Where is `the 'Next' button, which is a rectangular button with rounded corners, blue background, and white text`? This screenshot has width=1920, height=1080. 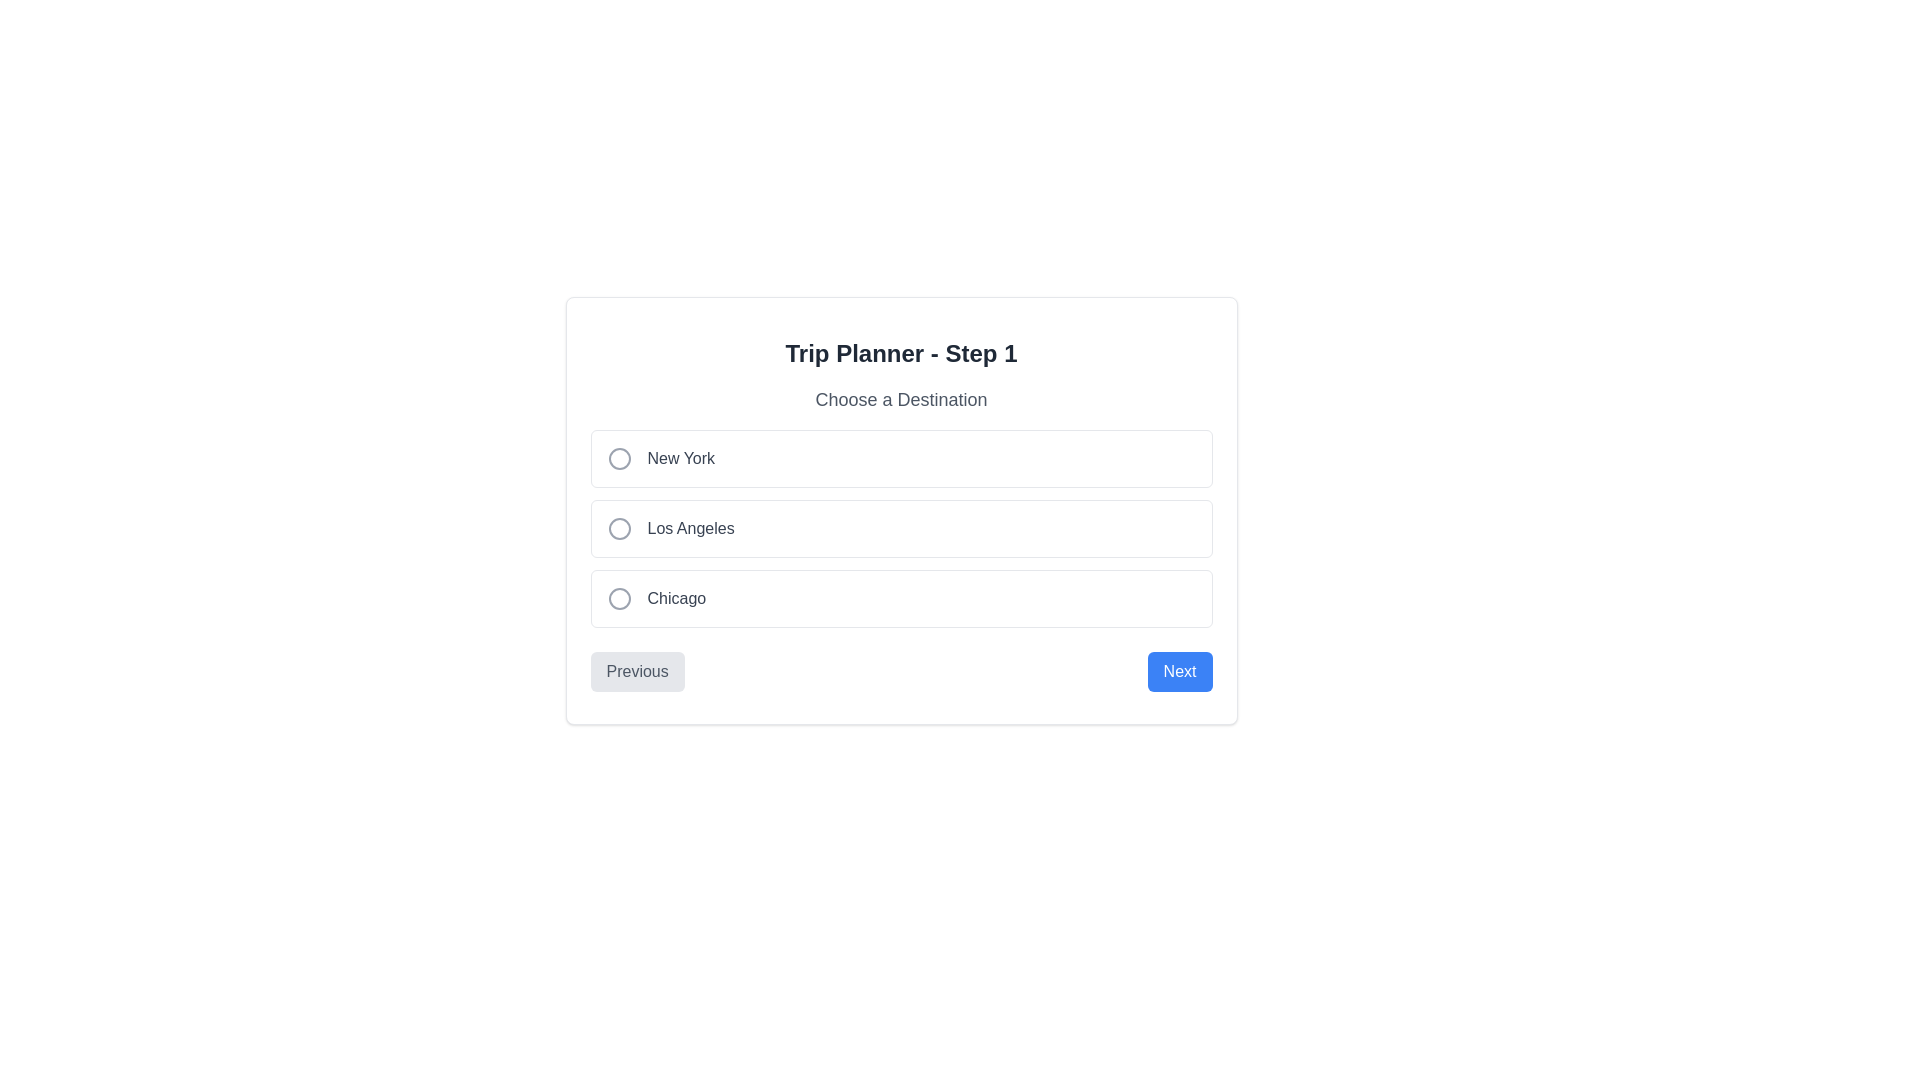 the 'Next' button, which is a rectangular button with rounded corners, blue background, and white text is located at coordinates (1180, 671).